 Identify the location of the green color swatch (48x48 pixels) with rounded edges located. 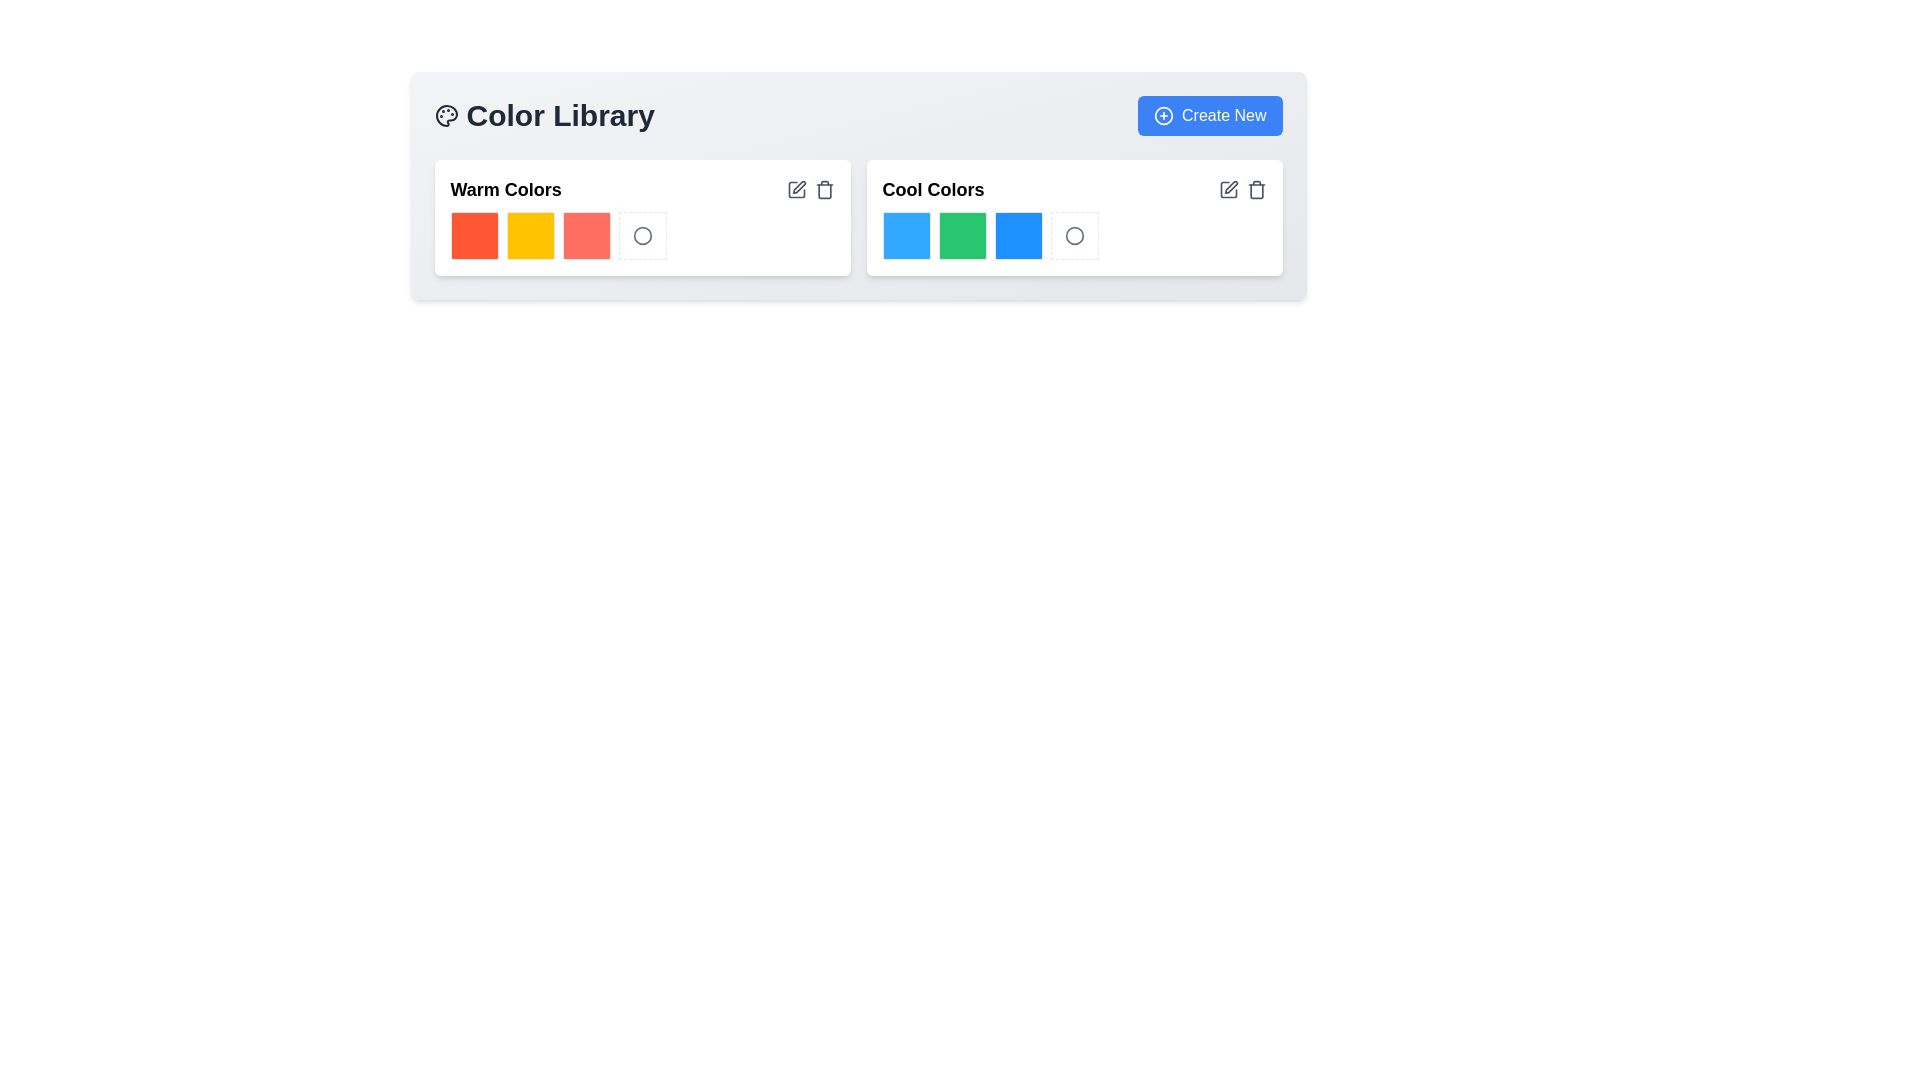
(962, 234).